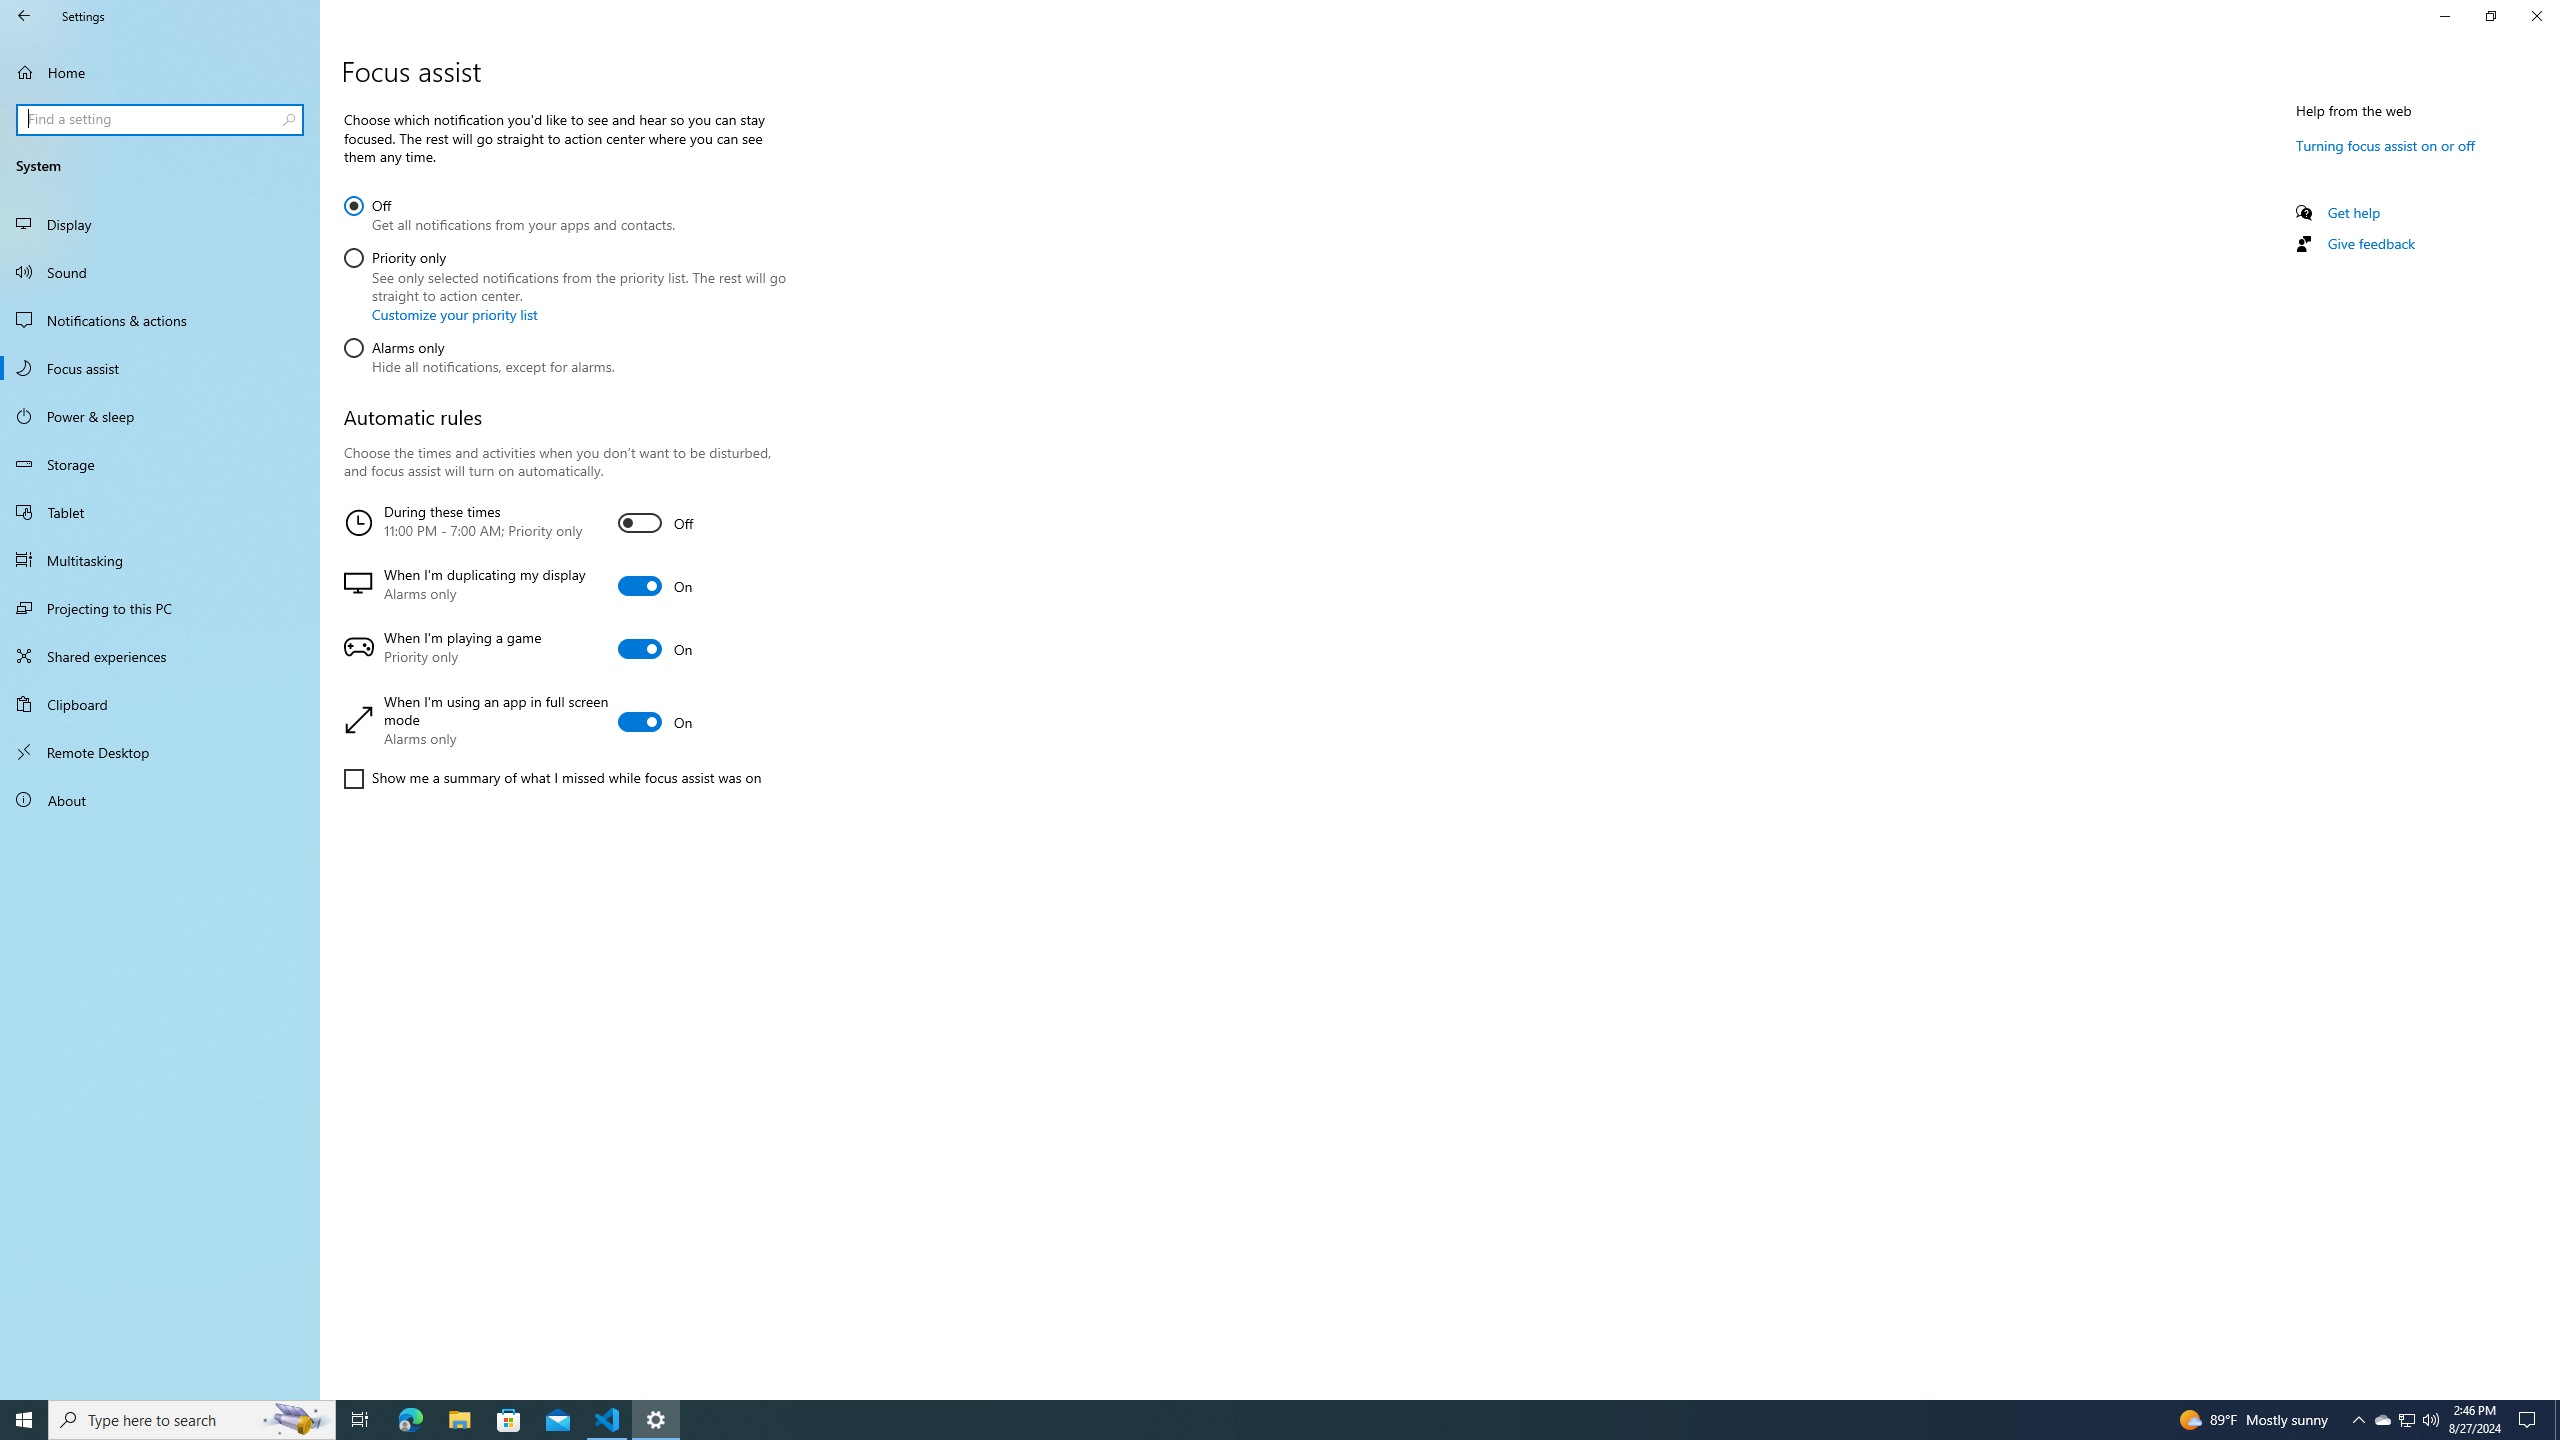 This screenshot has width=2560, height=1440. Describe the element at coordinates (159, 510) in the screenshot. I see `'Tablet'` at that location.